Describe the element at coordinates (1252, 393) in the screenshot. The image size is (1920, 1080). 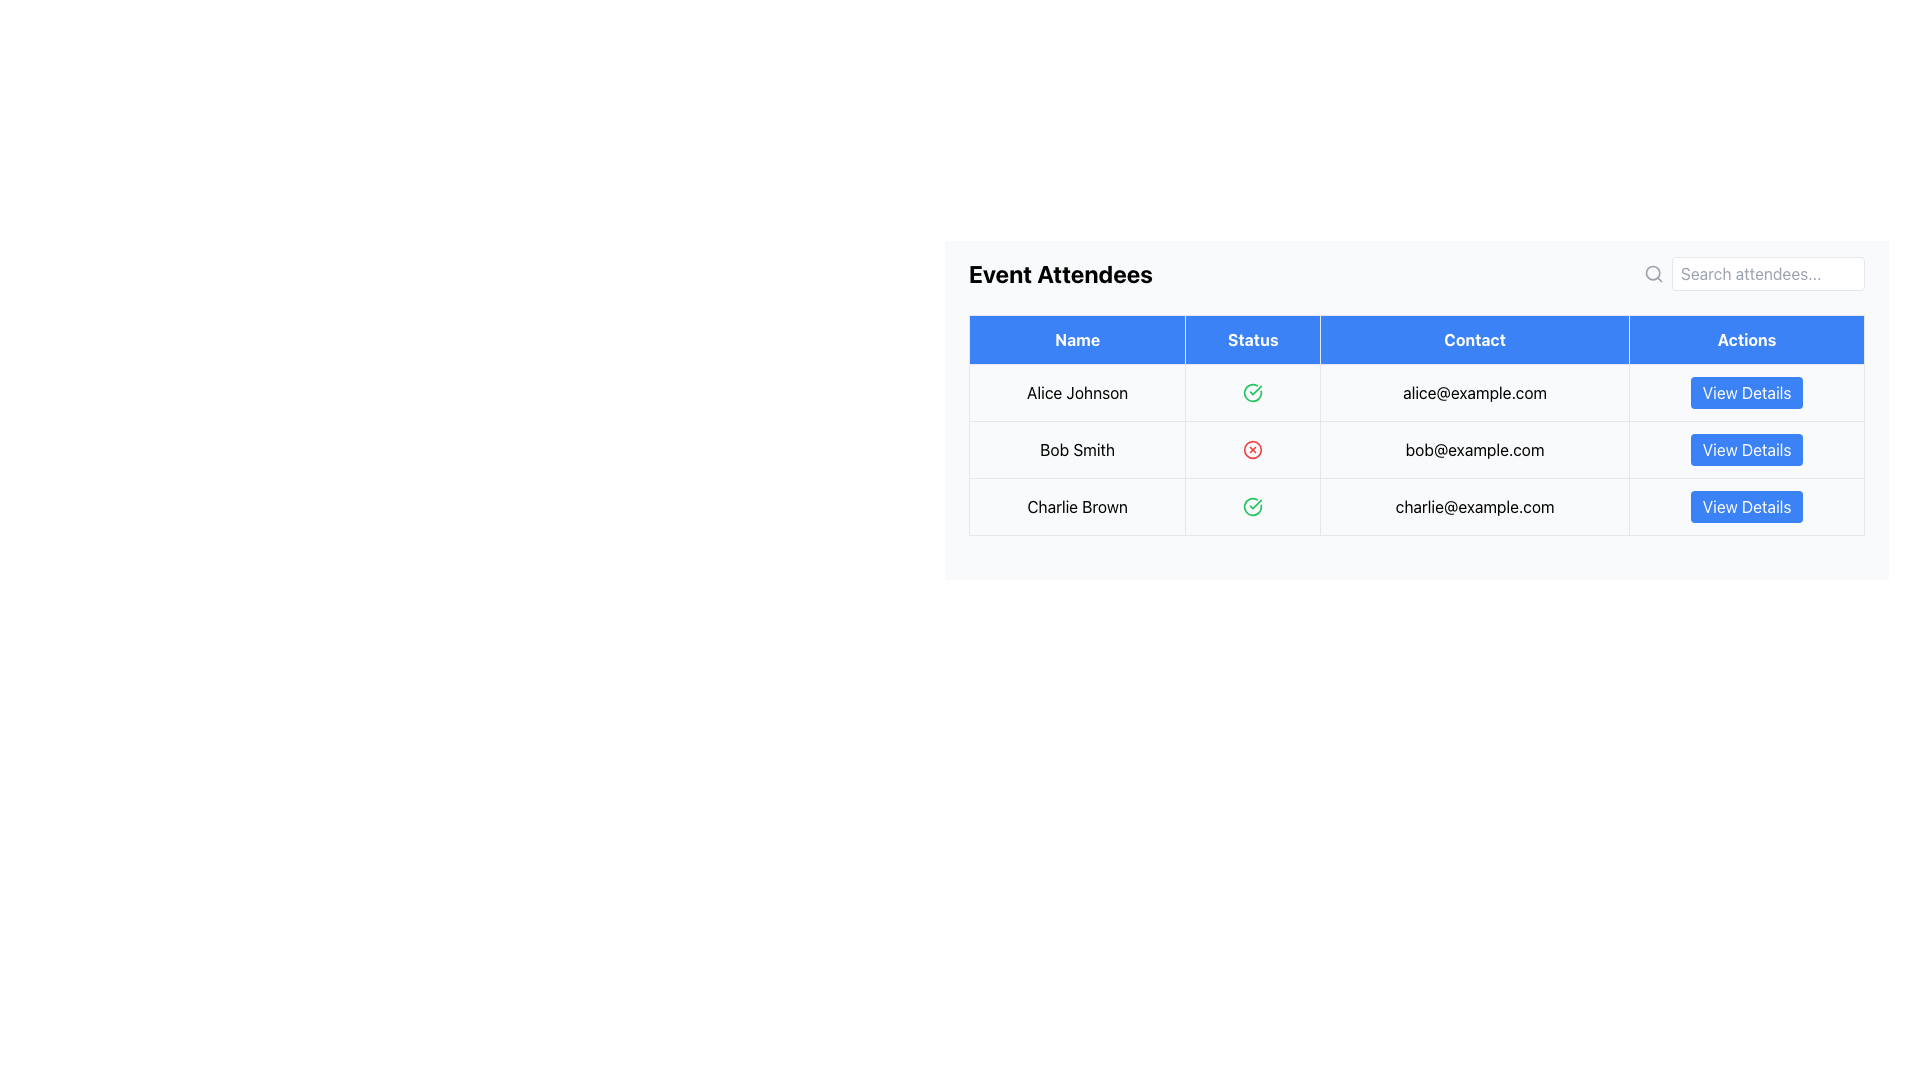
I see `visual content of the table cell containing a green circular checkmark icon in the 'Status' column for 'Alice Johnson'` at that location.